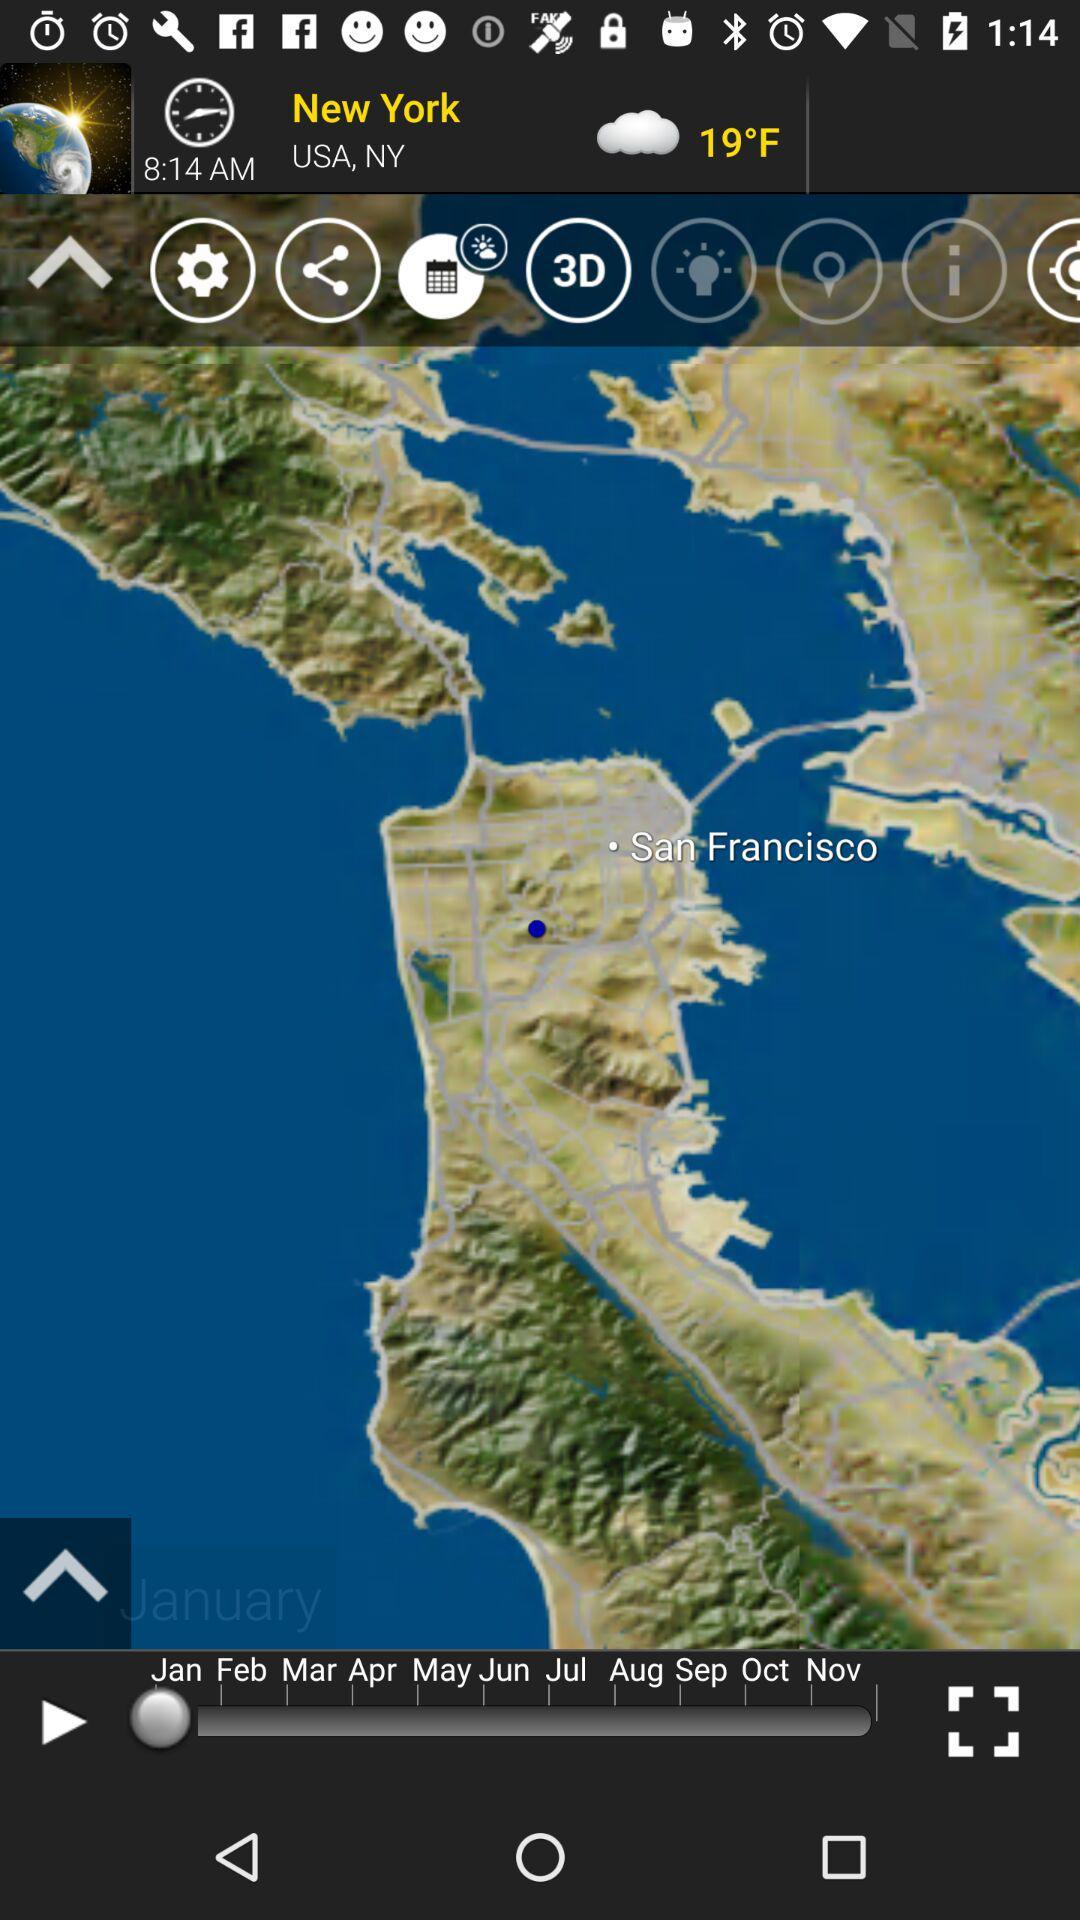 The width and height of the screenshot is (1080, 1920). Describe the element at coordinates (64, 1582) in the screenshot. I see `the expand_less icon` at that location.